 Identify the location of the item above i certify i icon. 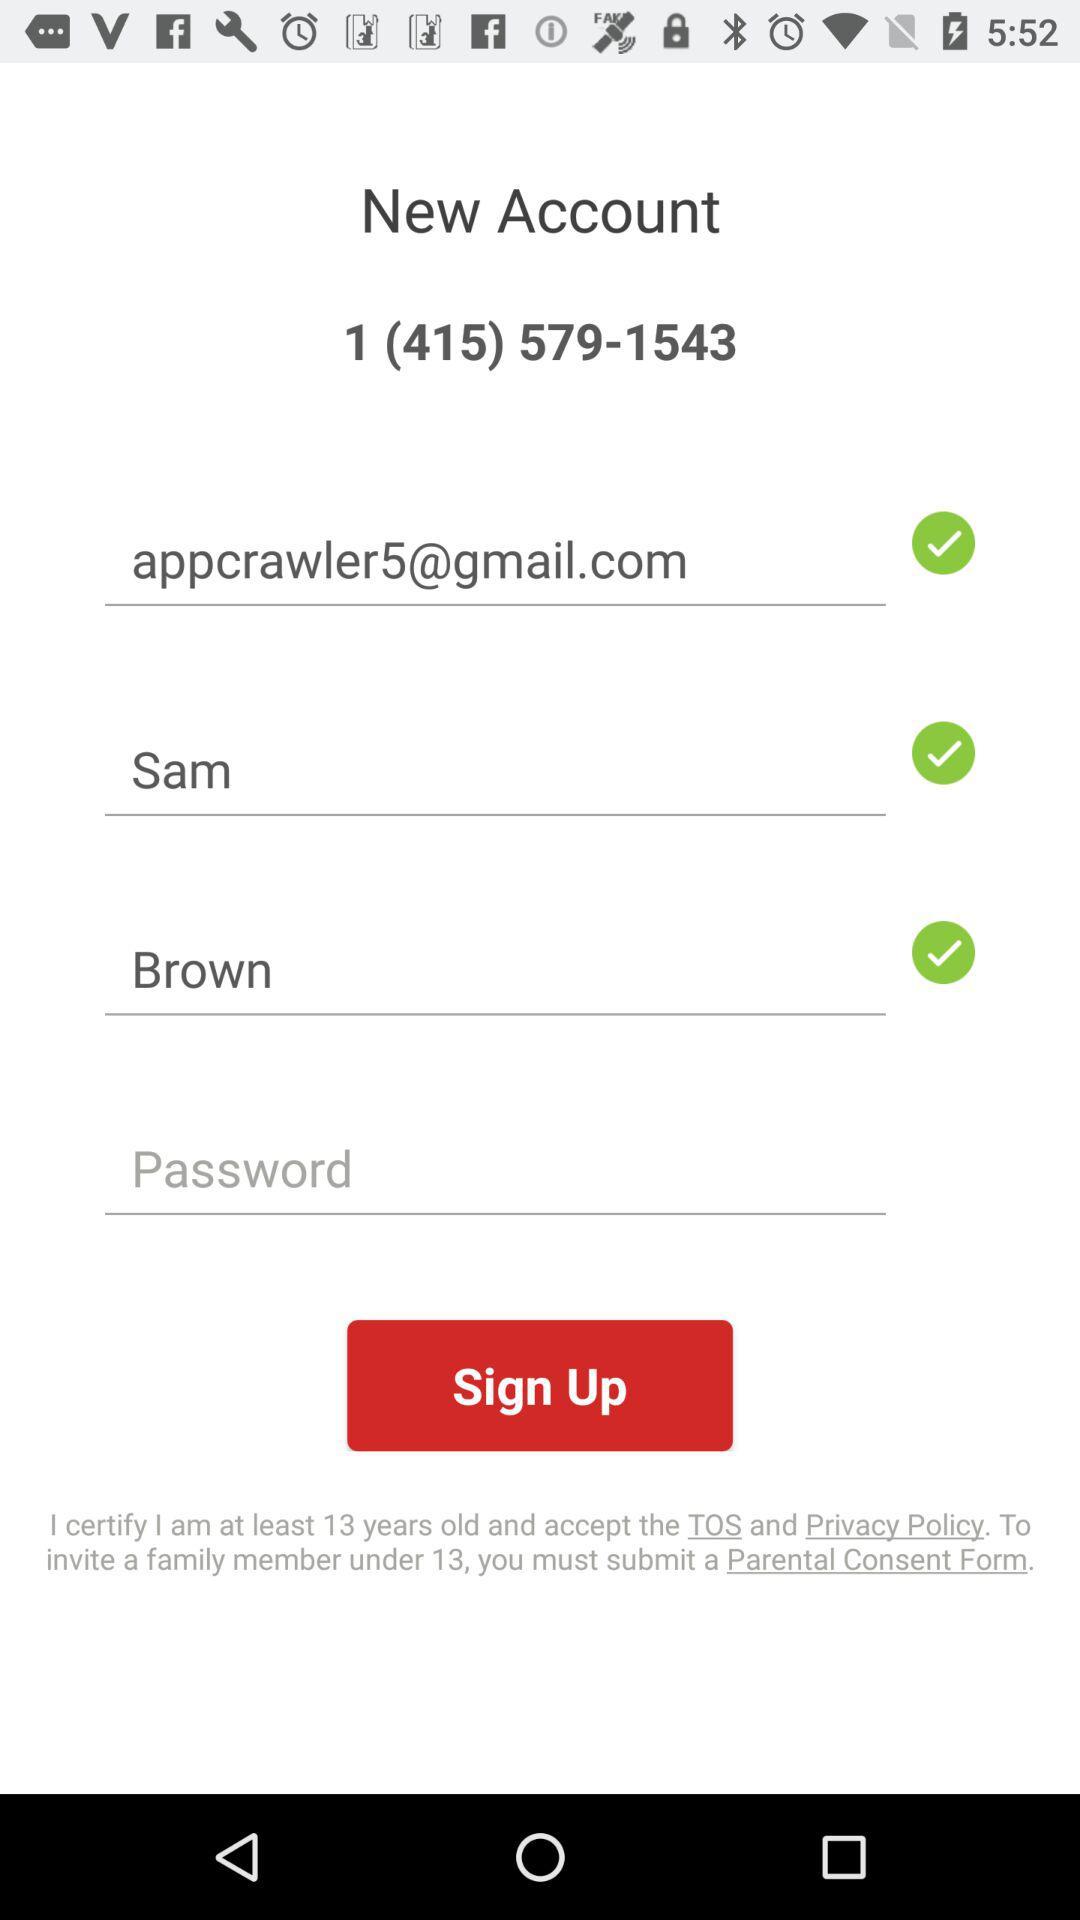
(540, 1384).